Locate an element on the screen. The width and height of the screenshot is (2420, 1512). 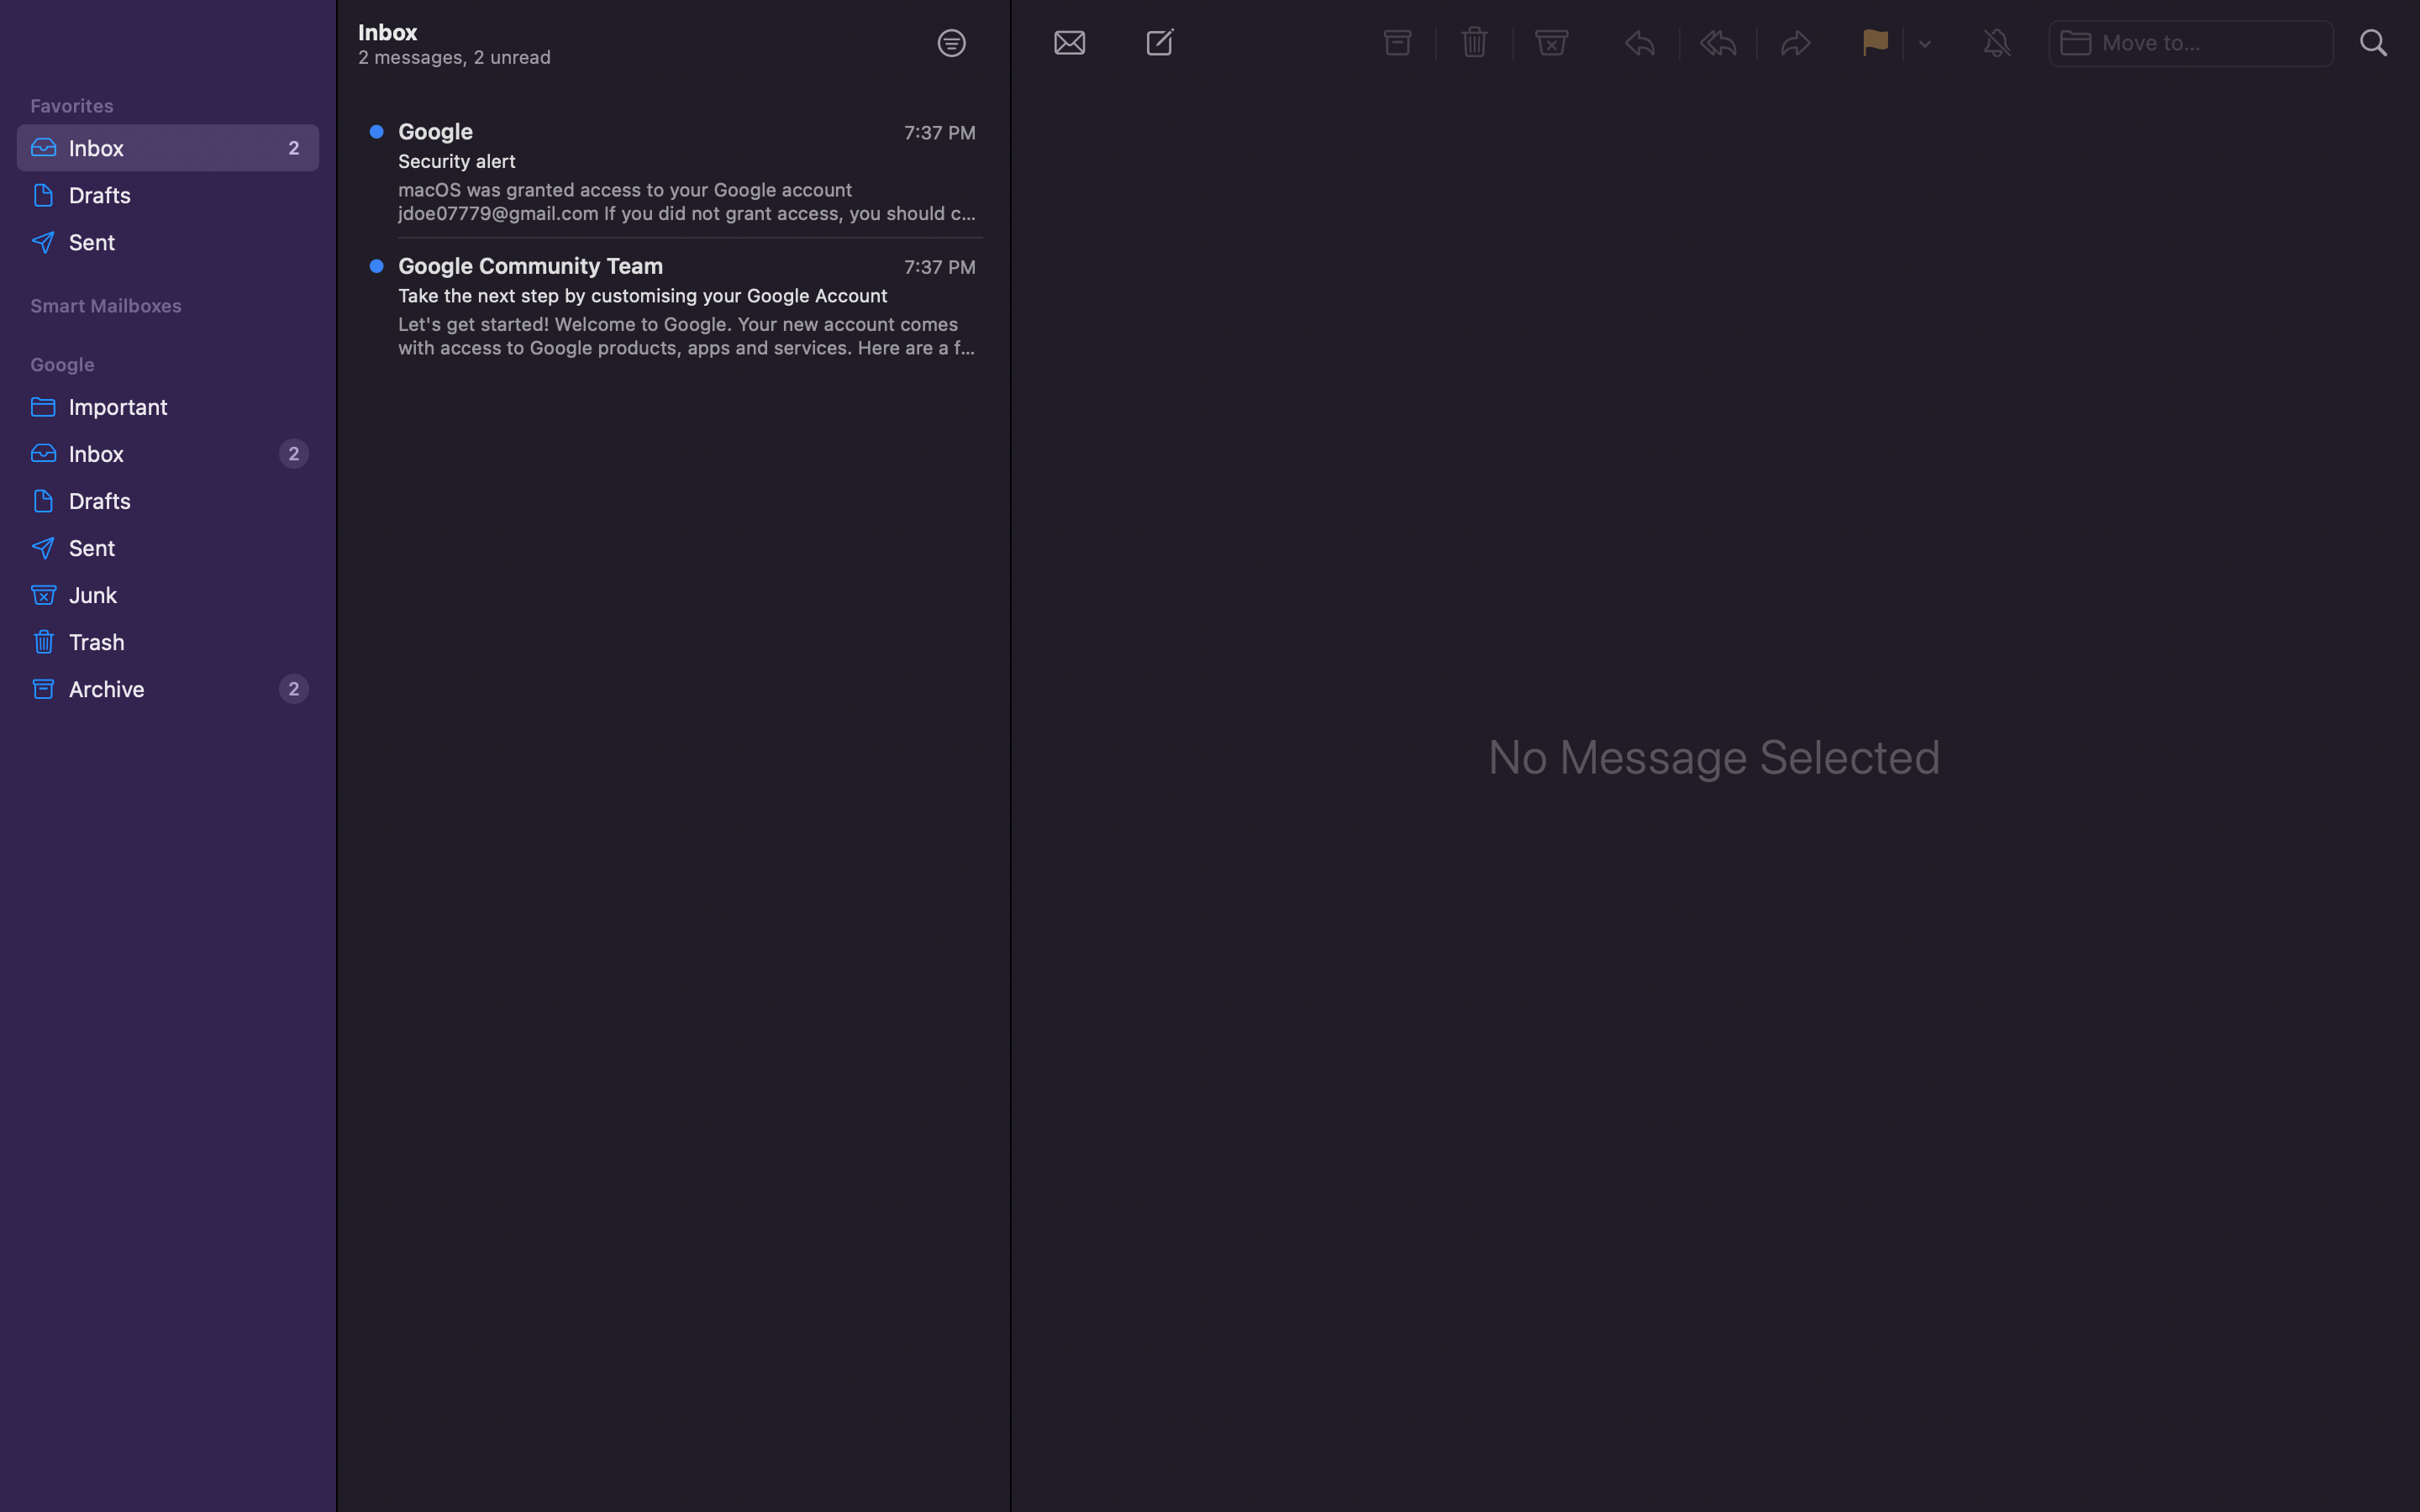
Relocate the marked message to the bar is located at coordinates (2194, 39).